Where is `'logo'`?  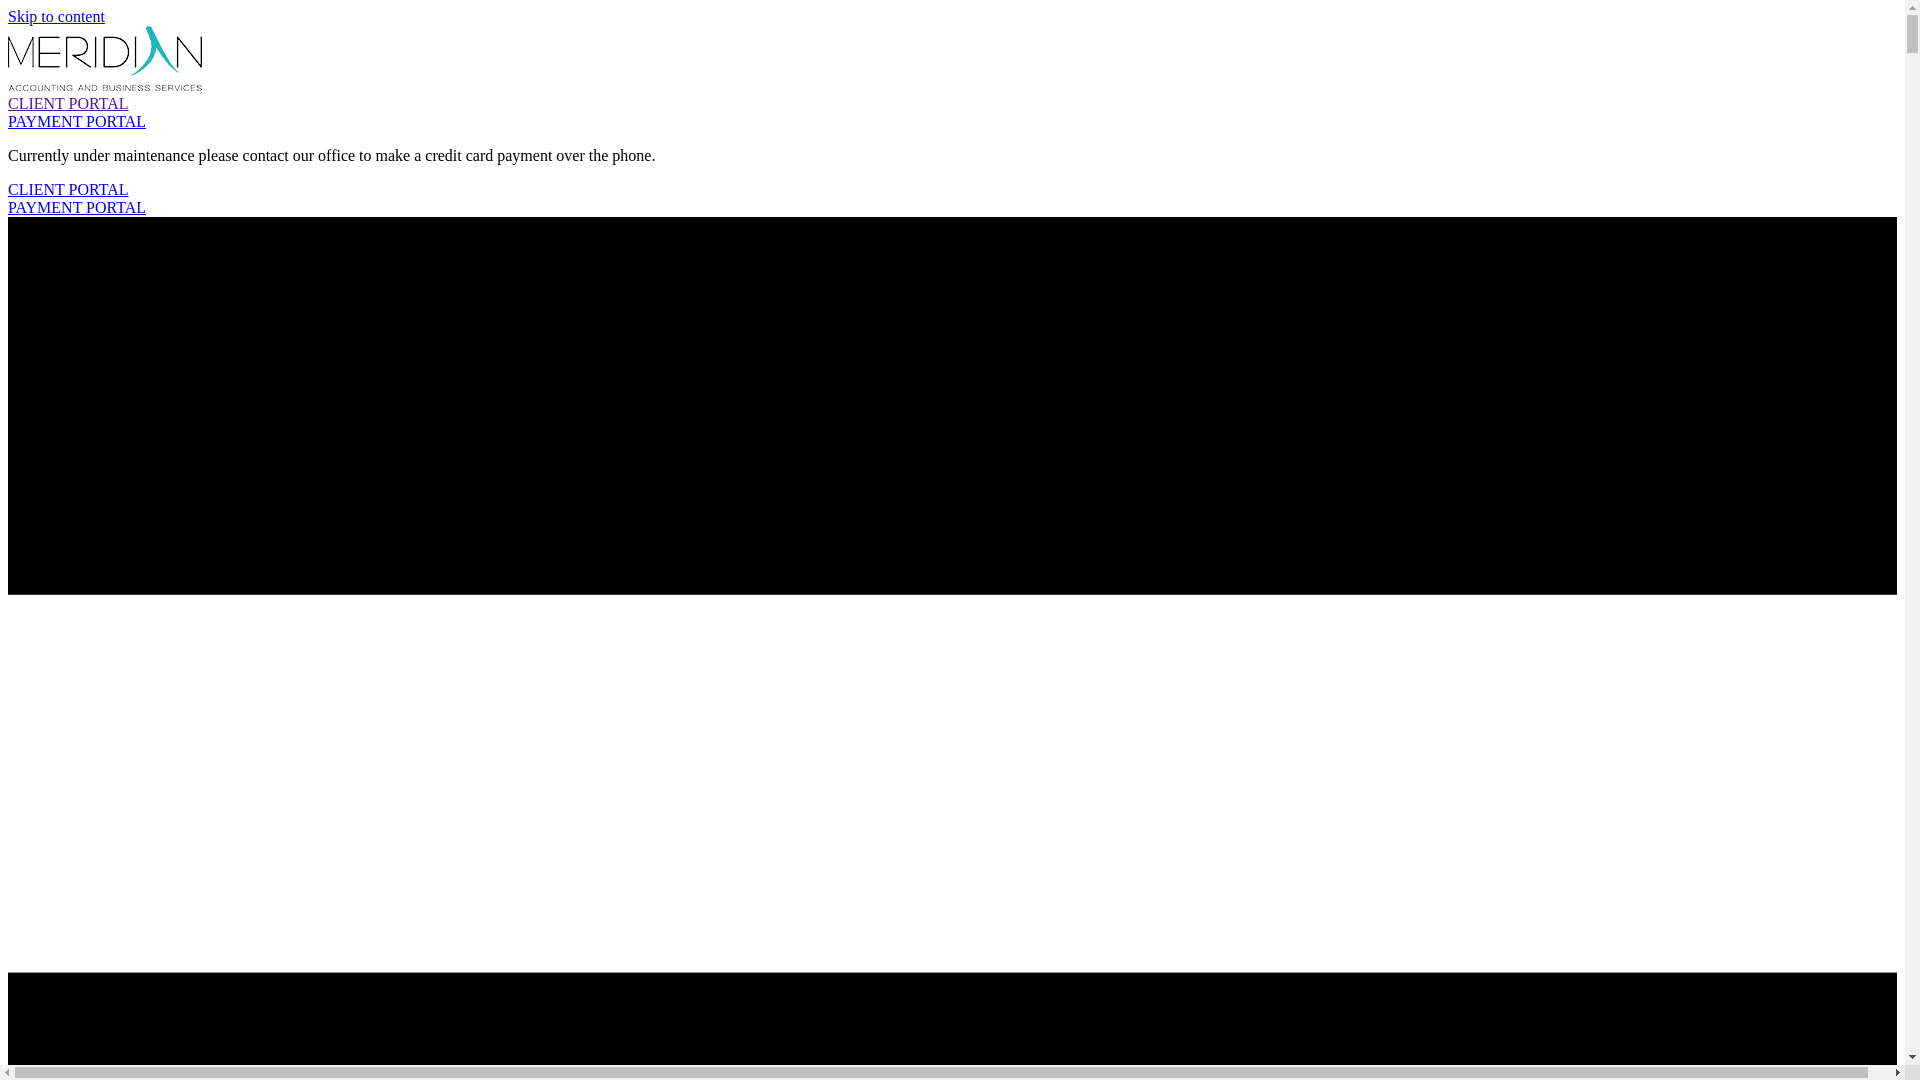
'logo' is located at coordinates (104, 57).